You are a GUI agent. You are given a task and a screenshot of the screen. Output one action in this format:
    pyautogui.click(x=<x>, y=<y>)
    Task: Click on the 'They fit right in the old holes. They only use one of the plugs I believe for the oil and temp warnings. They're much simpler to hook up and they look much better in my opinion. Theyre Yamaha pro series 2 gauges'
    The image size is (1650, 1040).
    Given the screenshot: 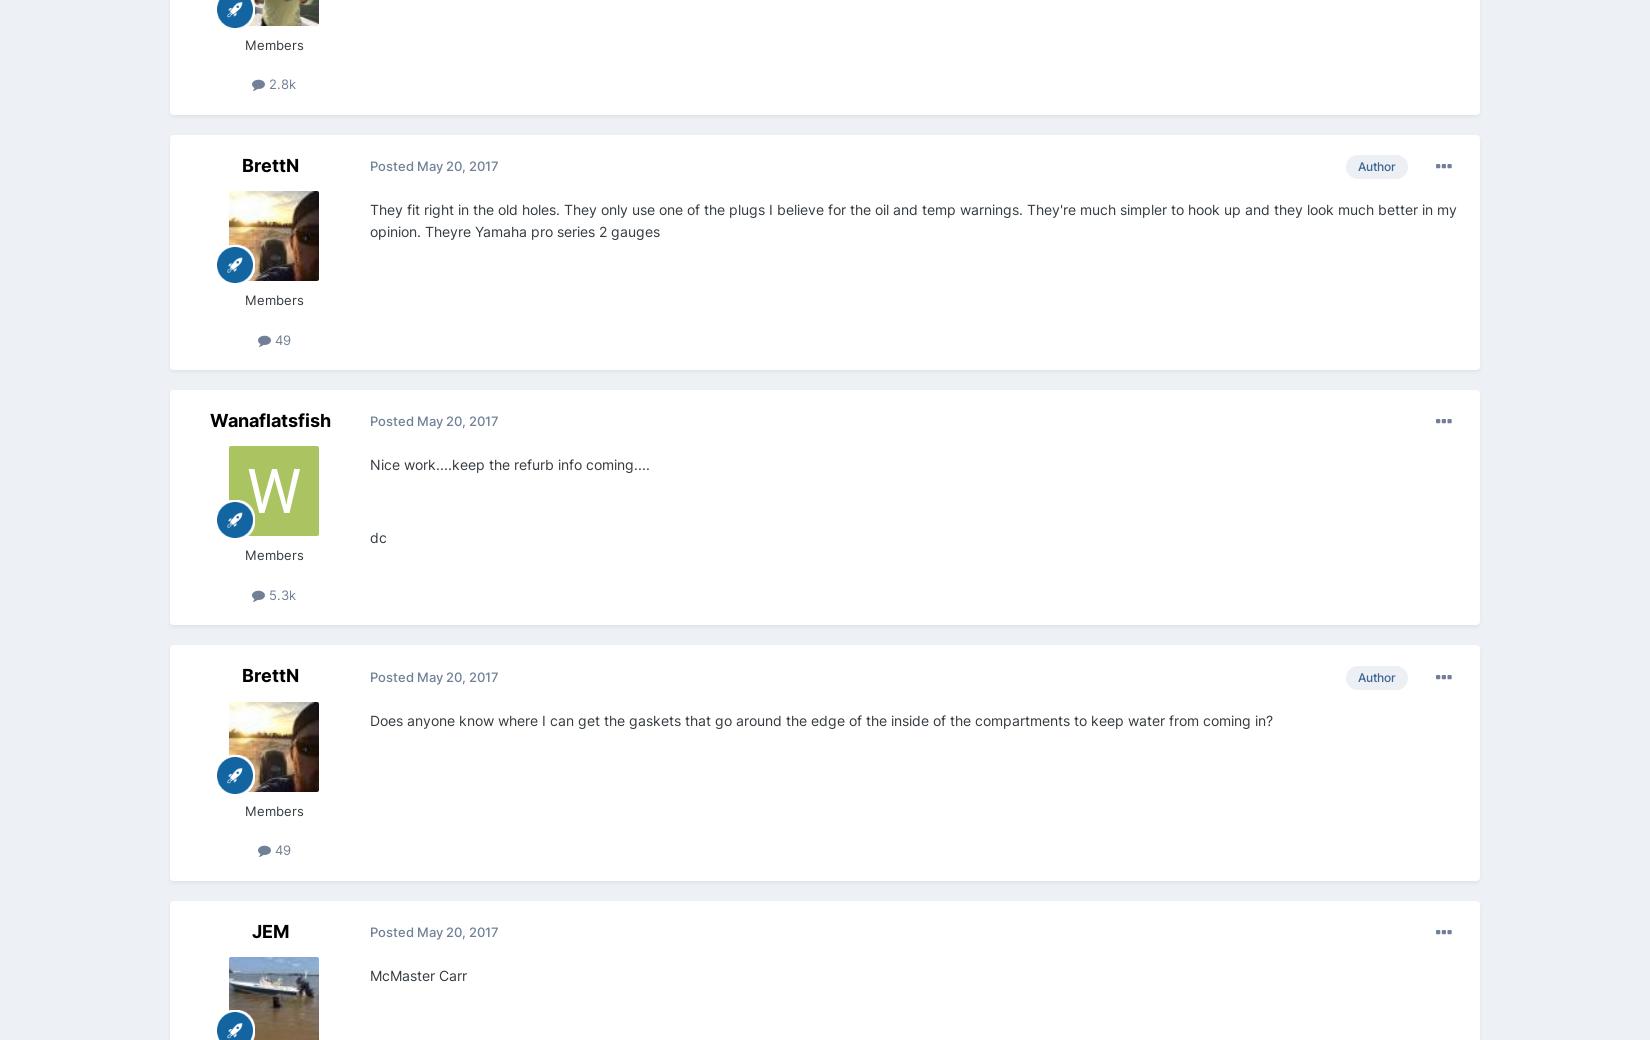 What is the action you would take?
    pyautogui.click(x=913, y=220)
    